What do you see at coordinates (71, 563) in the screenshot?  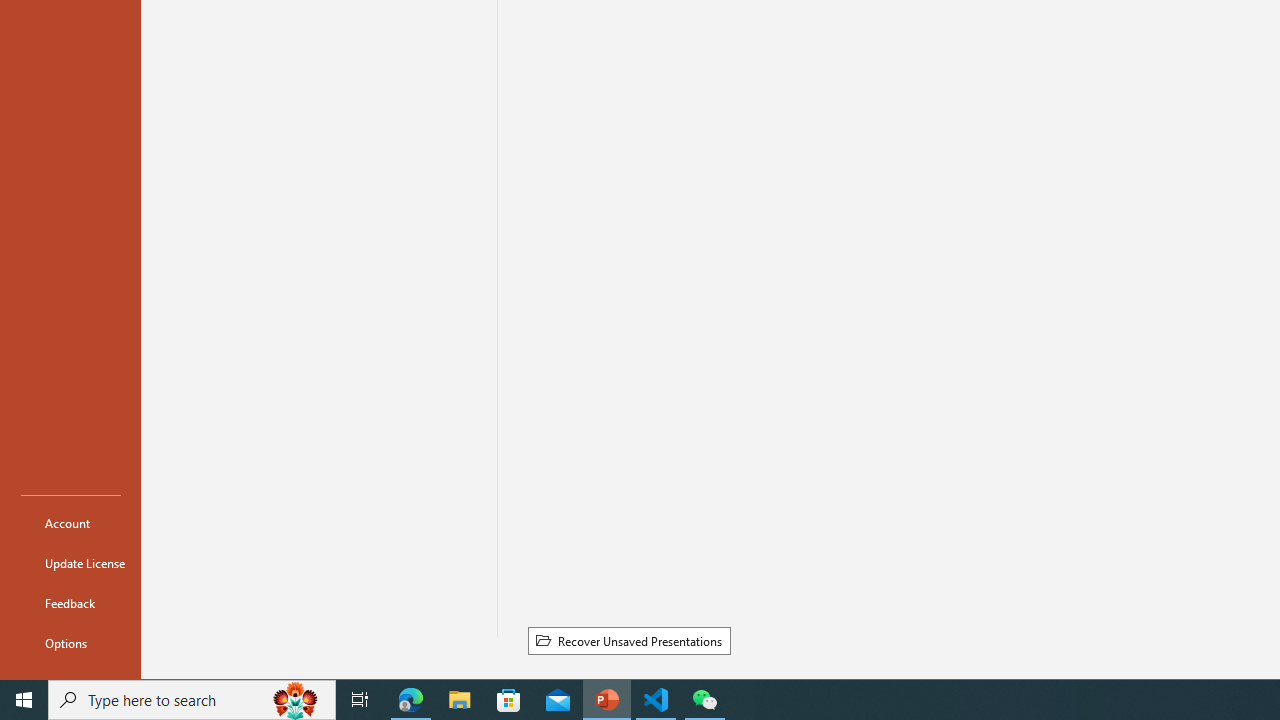 I see `'Update License'` at bounding box center [71, 563].